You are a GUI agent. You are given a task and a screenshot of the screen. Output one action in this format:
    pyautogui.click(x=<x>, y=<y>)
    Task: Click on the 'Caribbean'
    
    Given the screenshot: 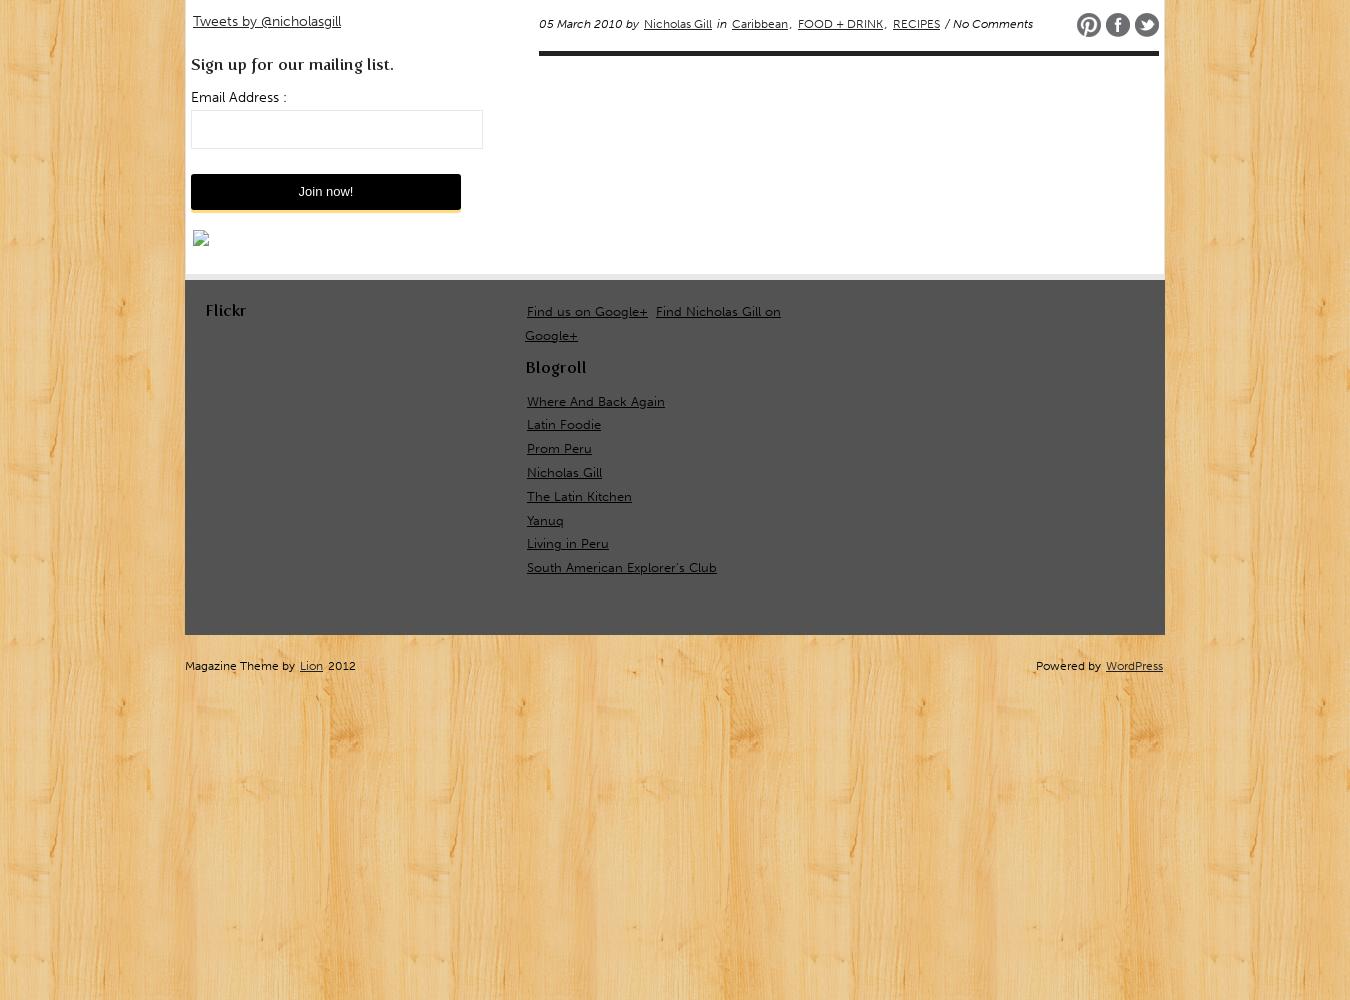 What is the action you would take?
    pyautogui.click(x=759, y=24)
    